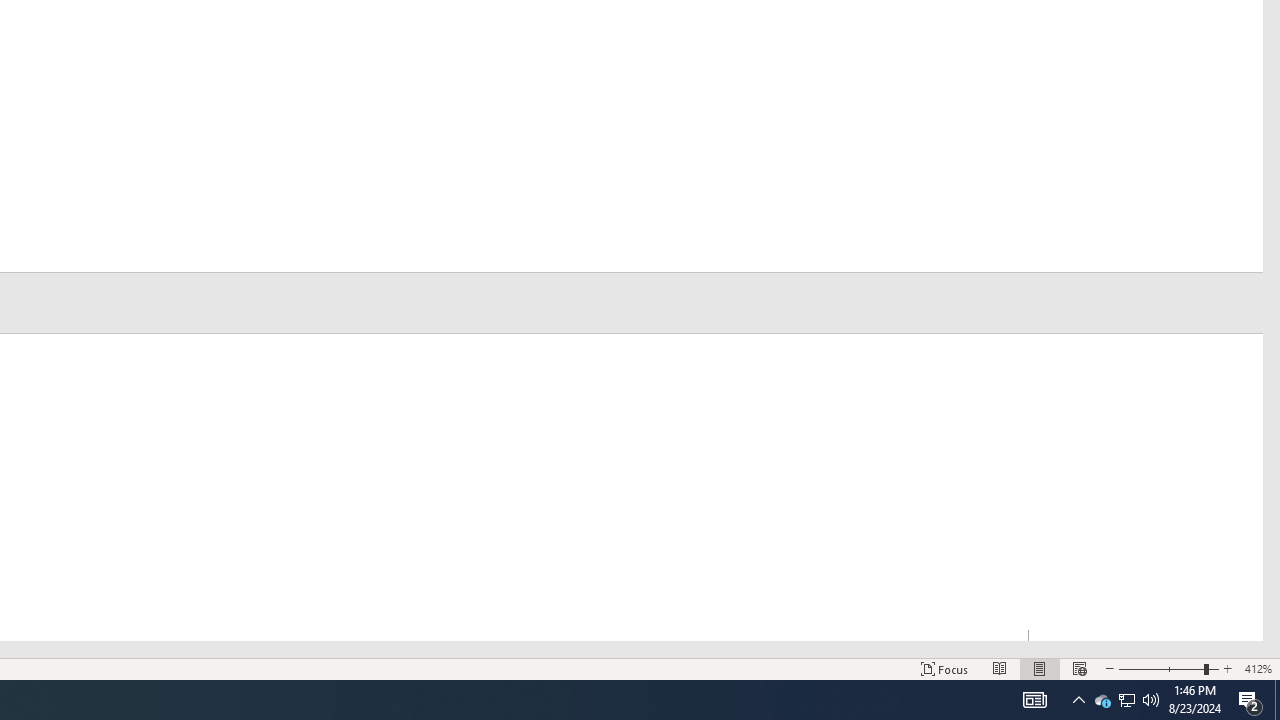  I want to click on 'Notification Chevron', so click(1127, 698).